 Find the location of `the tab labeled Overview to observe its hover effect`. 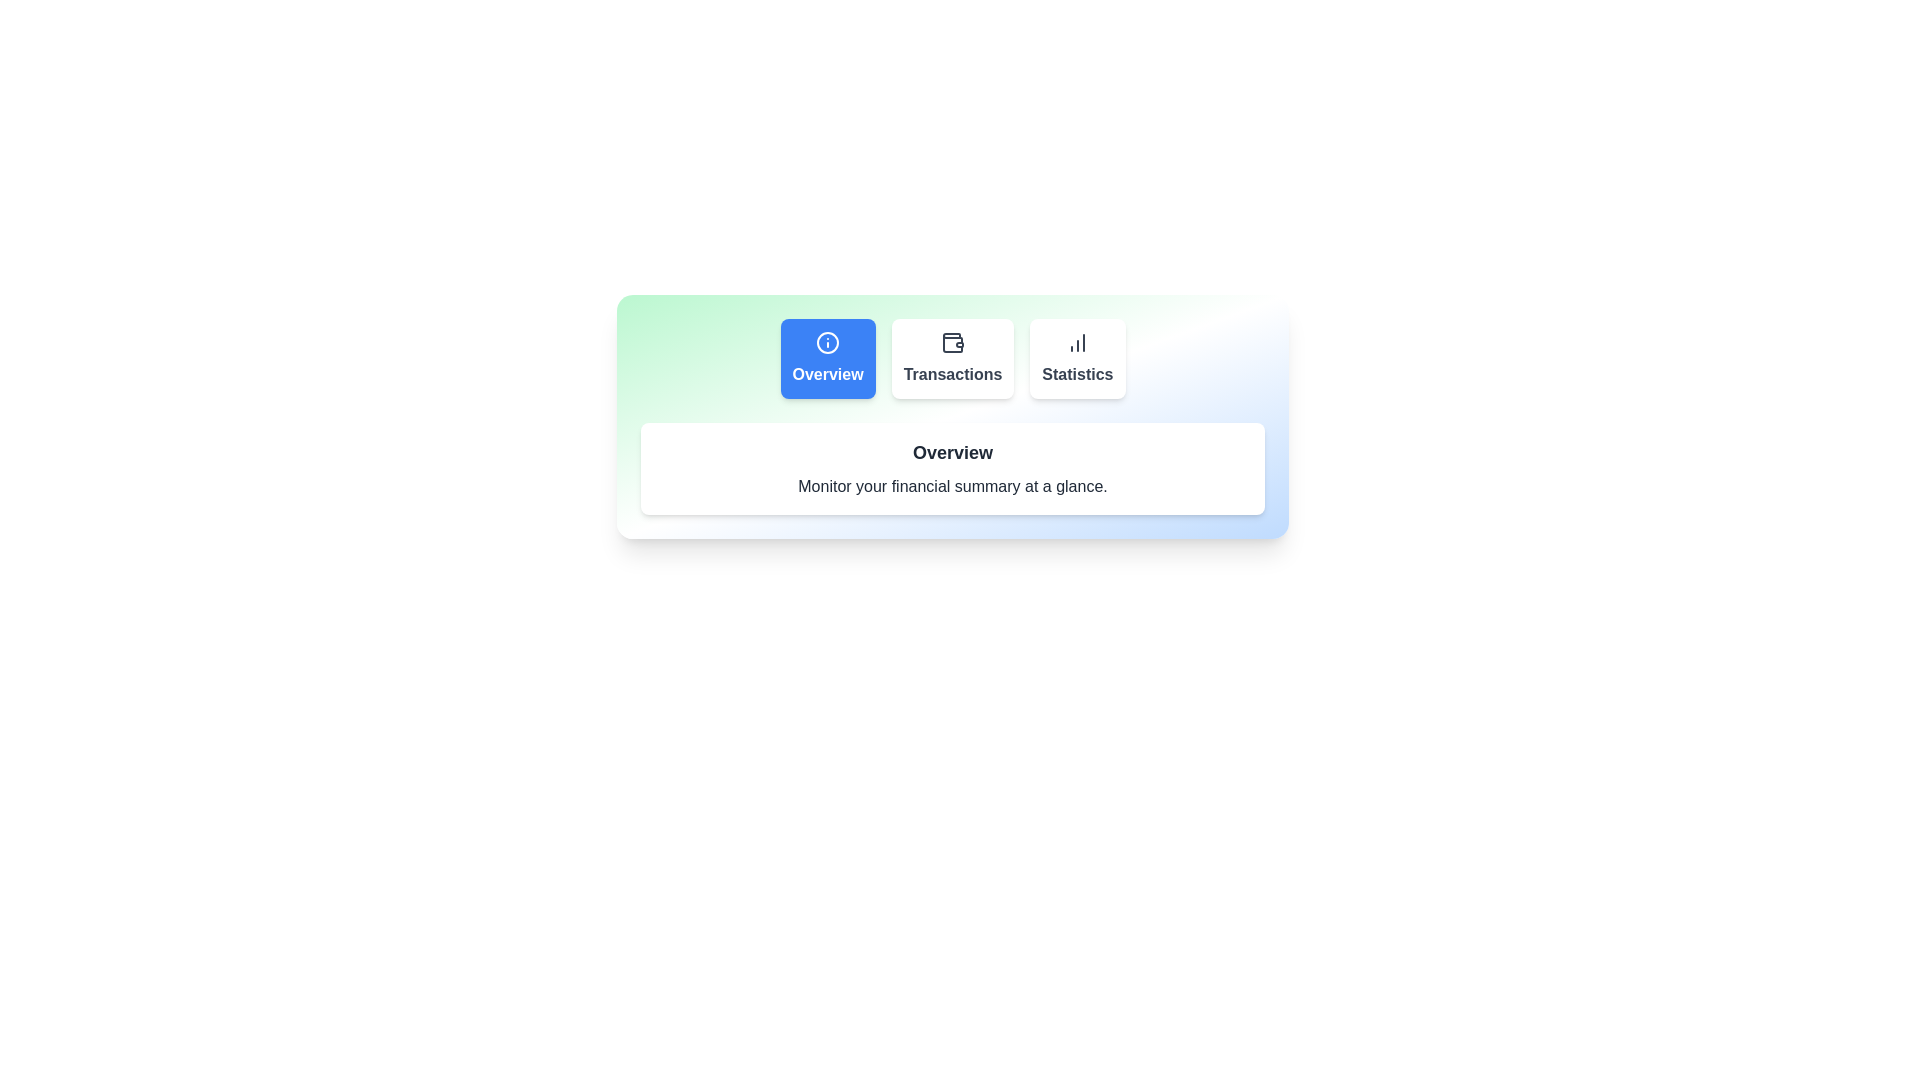

the tab labeled Overview to observe its hover effect is located at coordinates (828, 357).